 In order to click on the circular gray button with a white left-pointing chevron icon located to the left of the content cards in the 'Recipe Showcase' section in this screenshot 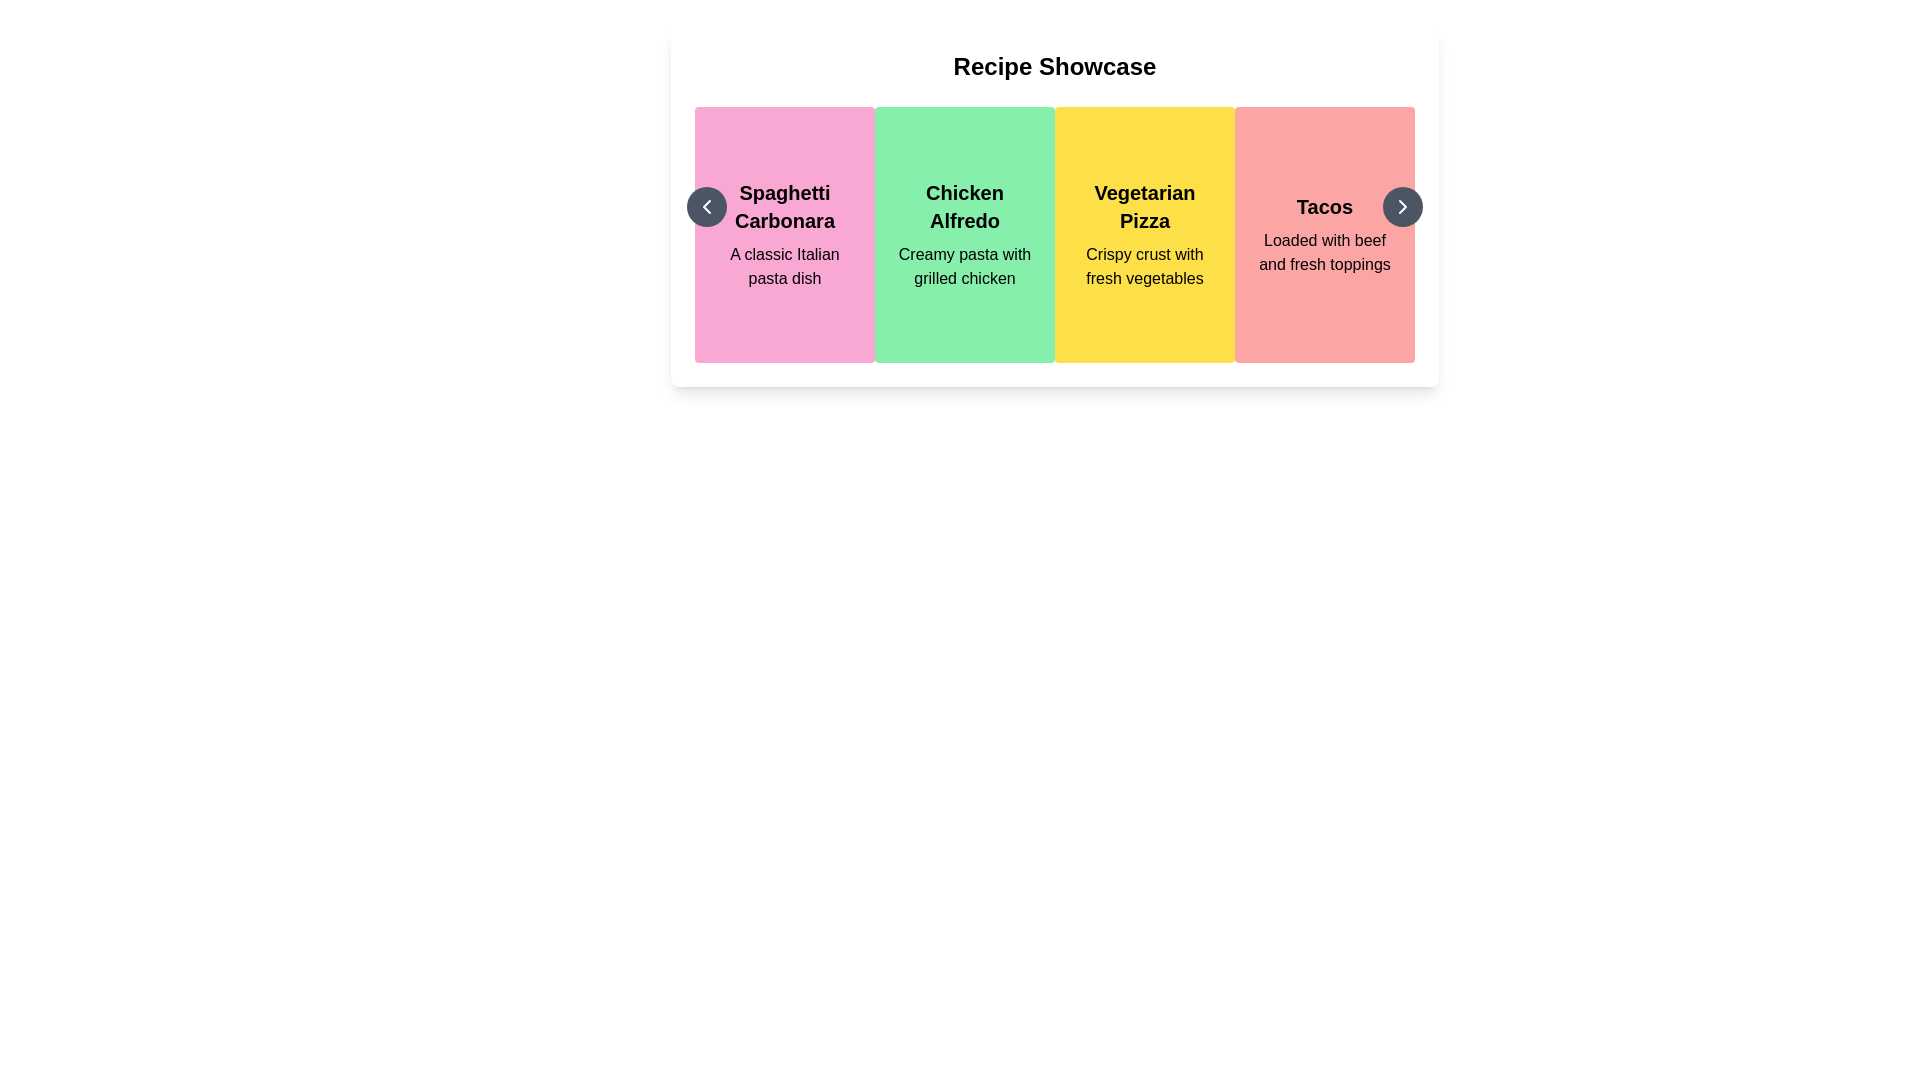, I will do `click(706, 207)`.